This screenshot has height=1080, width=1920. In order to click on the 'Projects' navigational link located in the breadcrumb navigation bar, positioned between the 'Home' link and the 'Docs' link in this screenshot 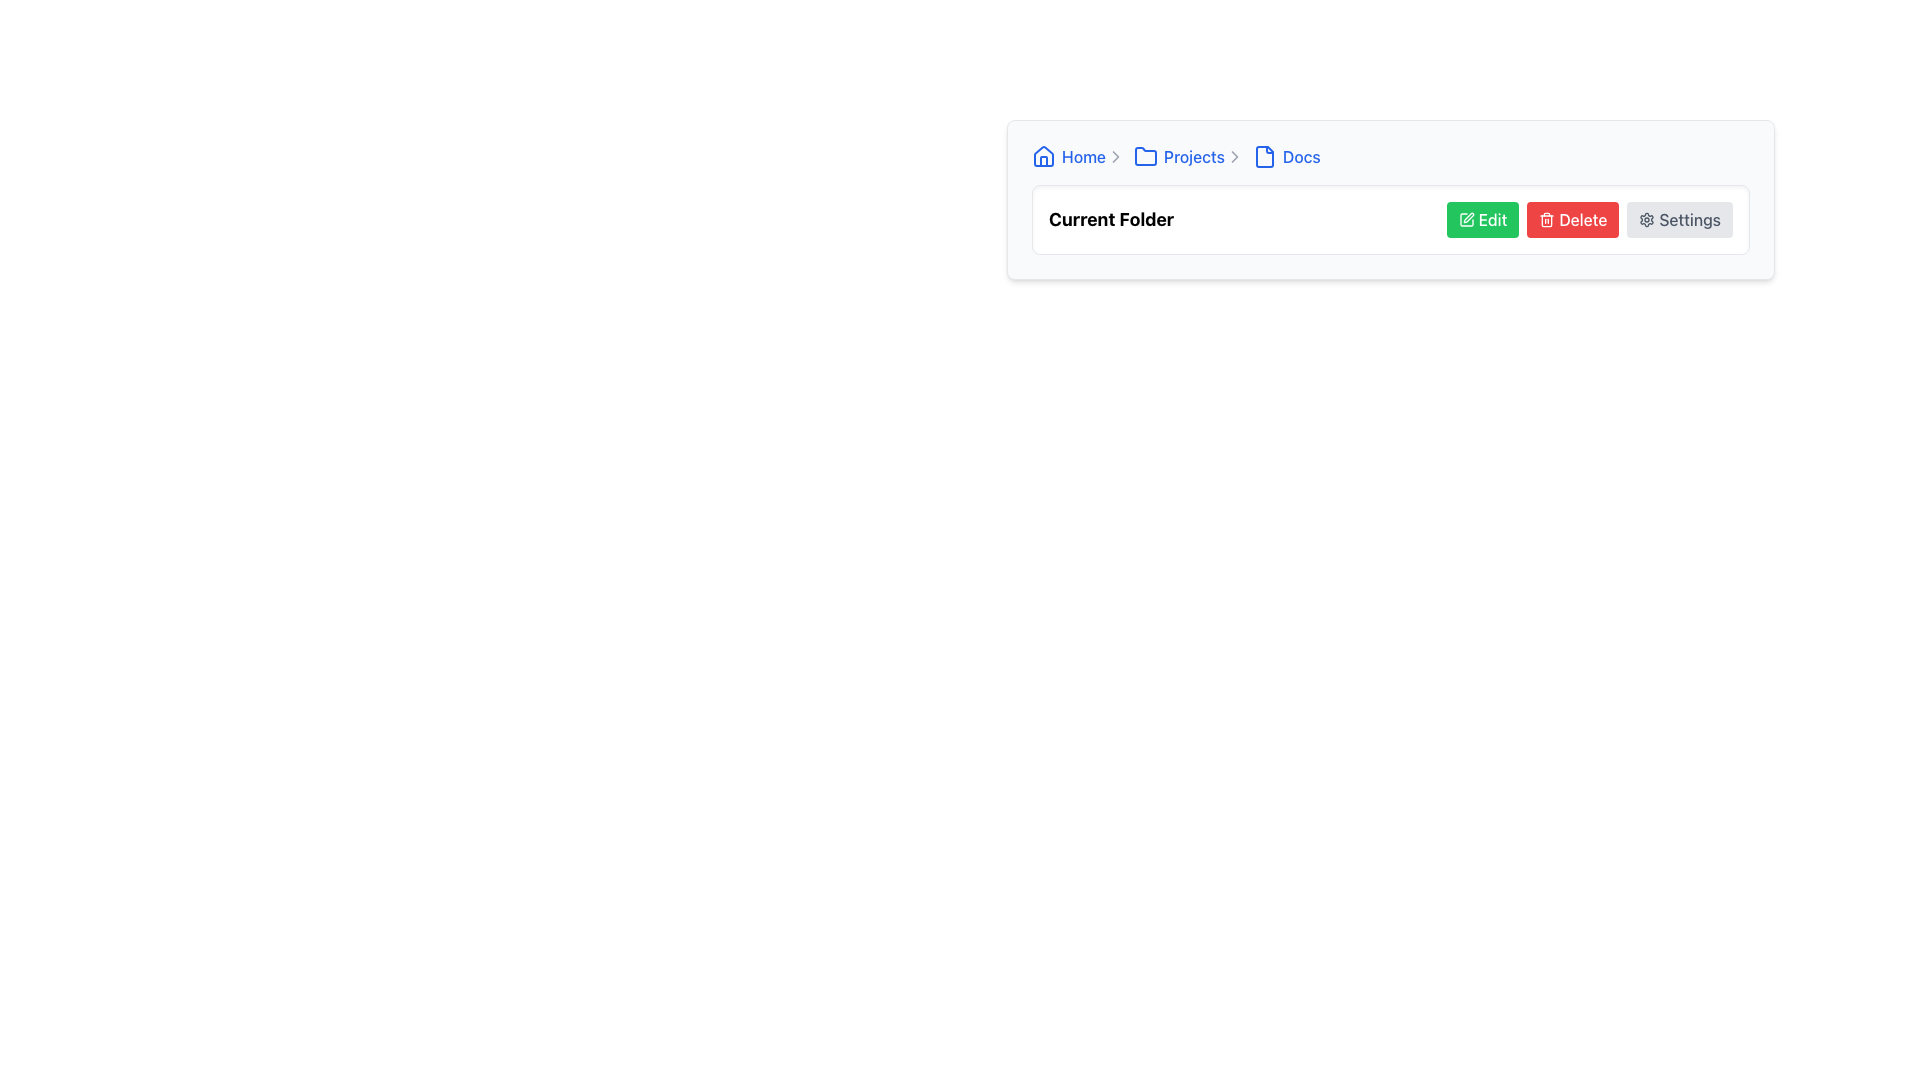, I will do `click(1189, 156)`.